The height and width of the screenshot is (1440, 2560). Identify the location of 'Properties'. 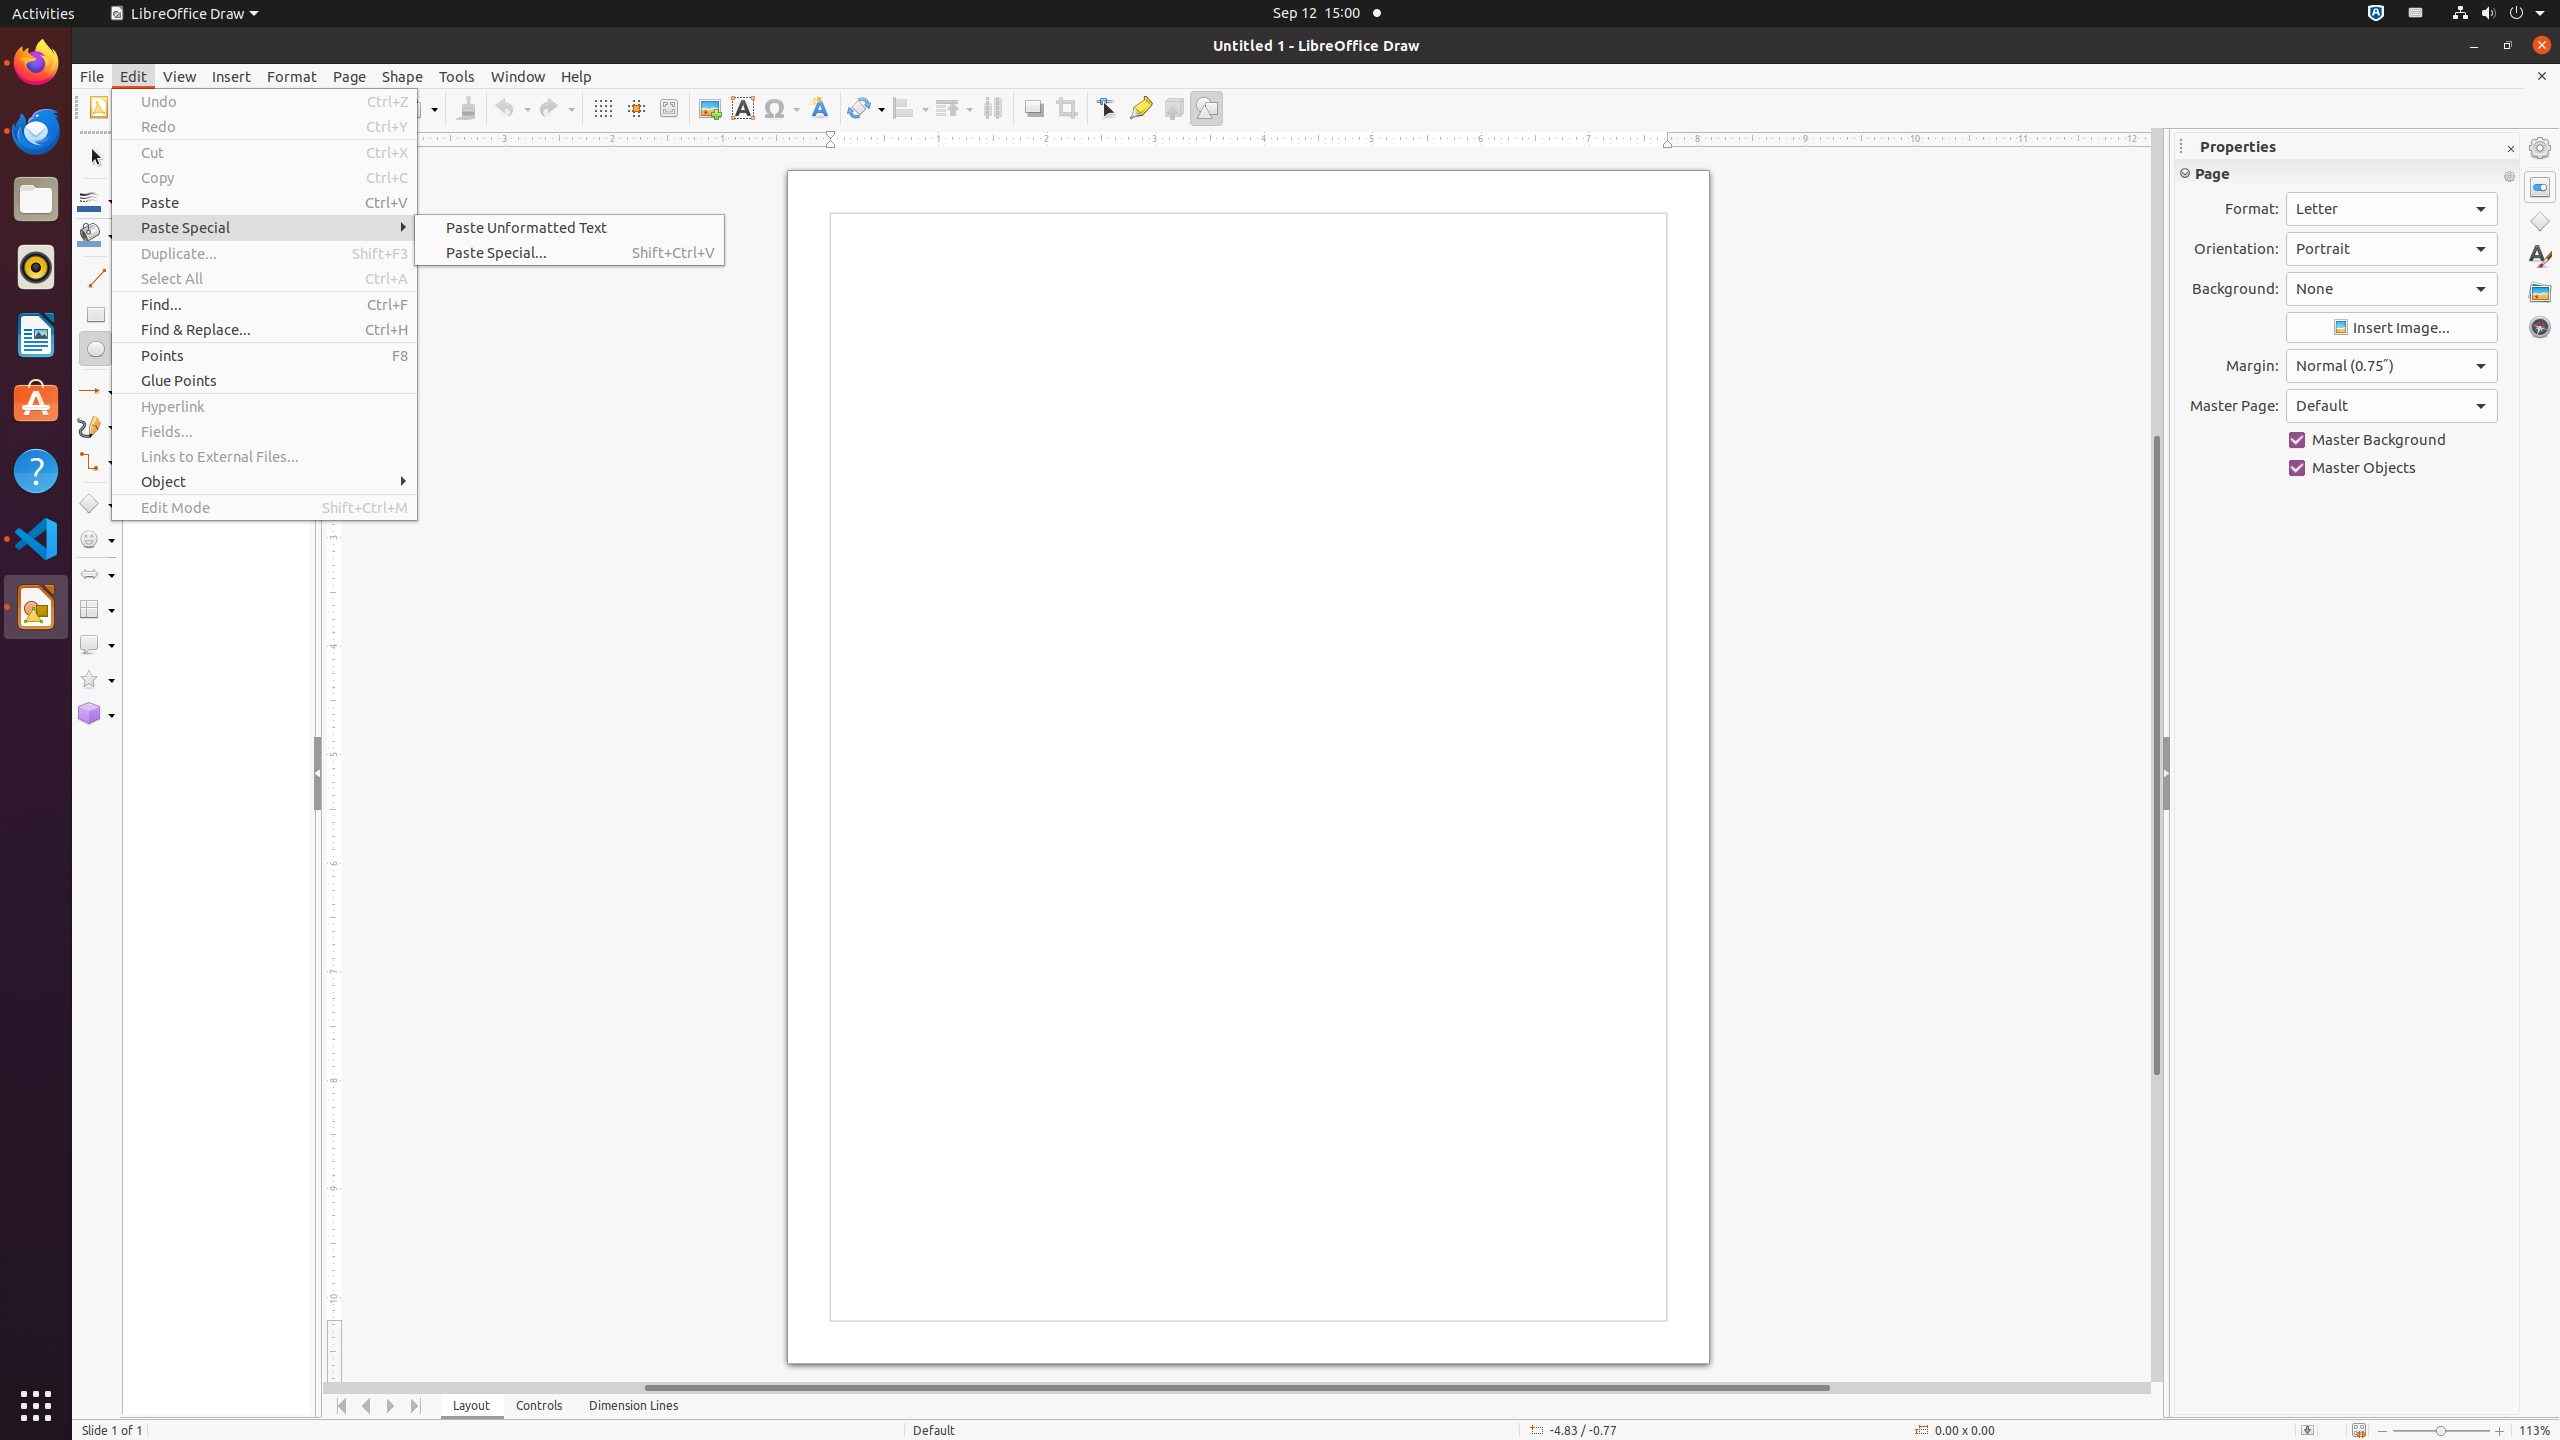
(2539, 187).